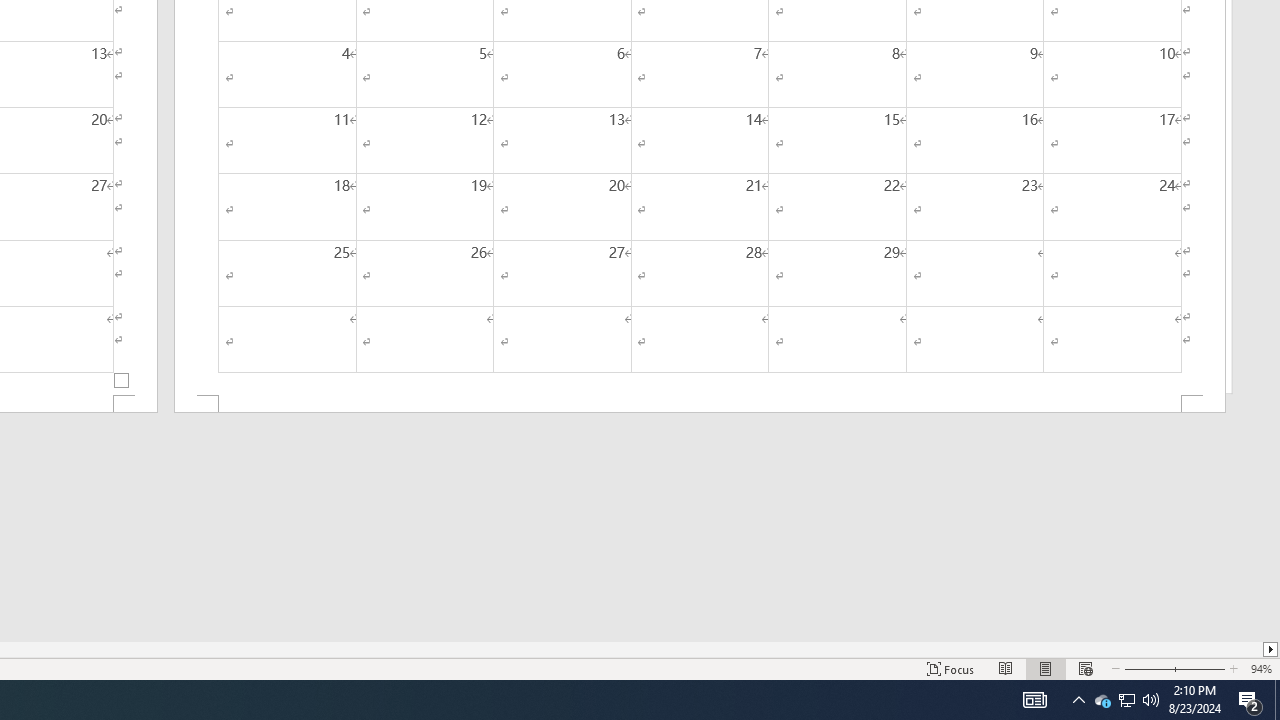  I want to click on 'Web Layout', so click(1085, 669).